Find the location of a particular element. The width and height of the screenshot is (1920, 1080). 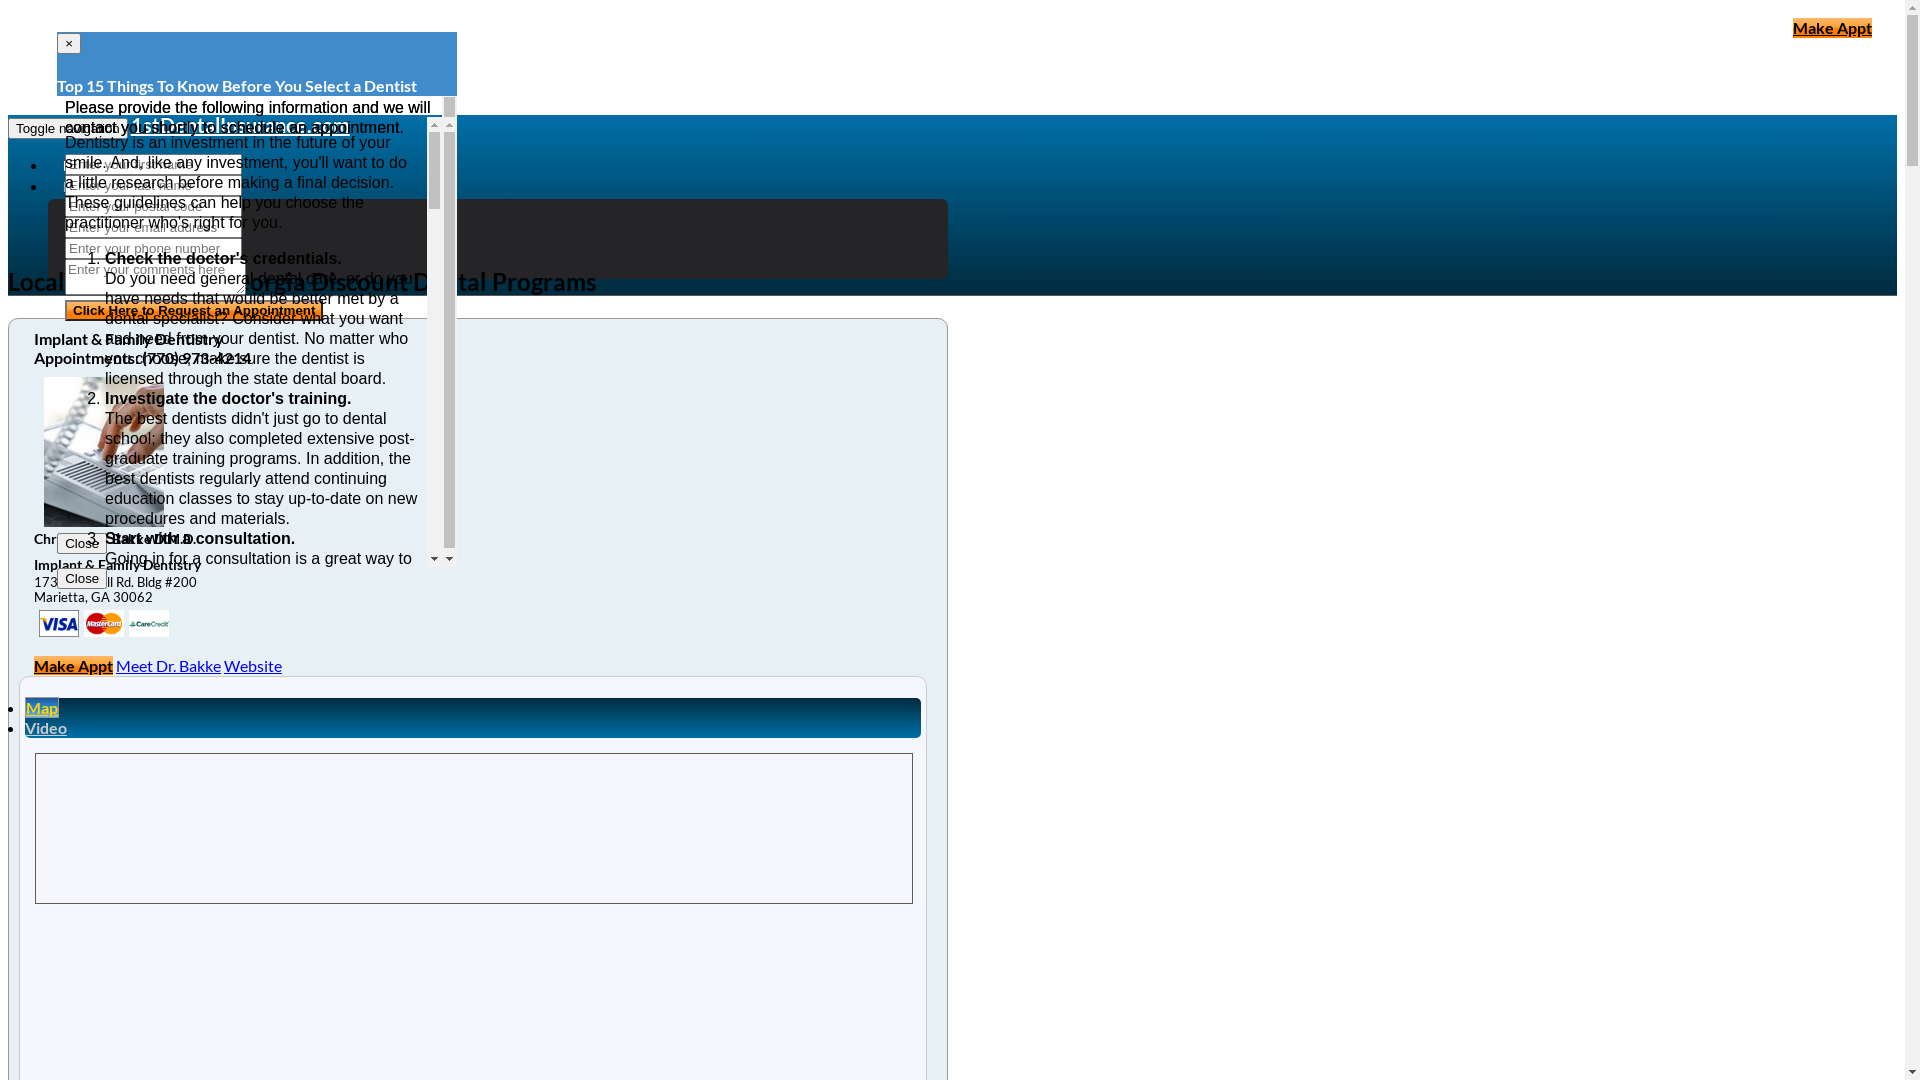

'Toggle navigation' is located at coordinates (67, 128).